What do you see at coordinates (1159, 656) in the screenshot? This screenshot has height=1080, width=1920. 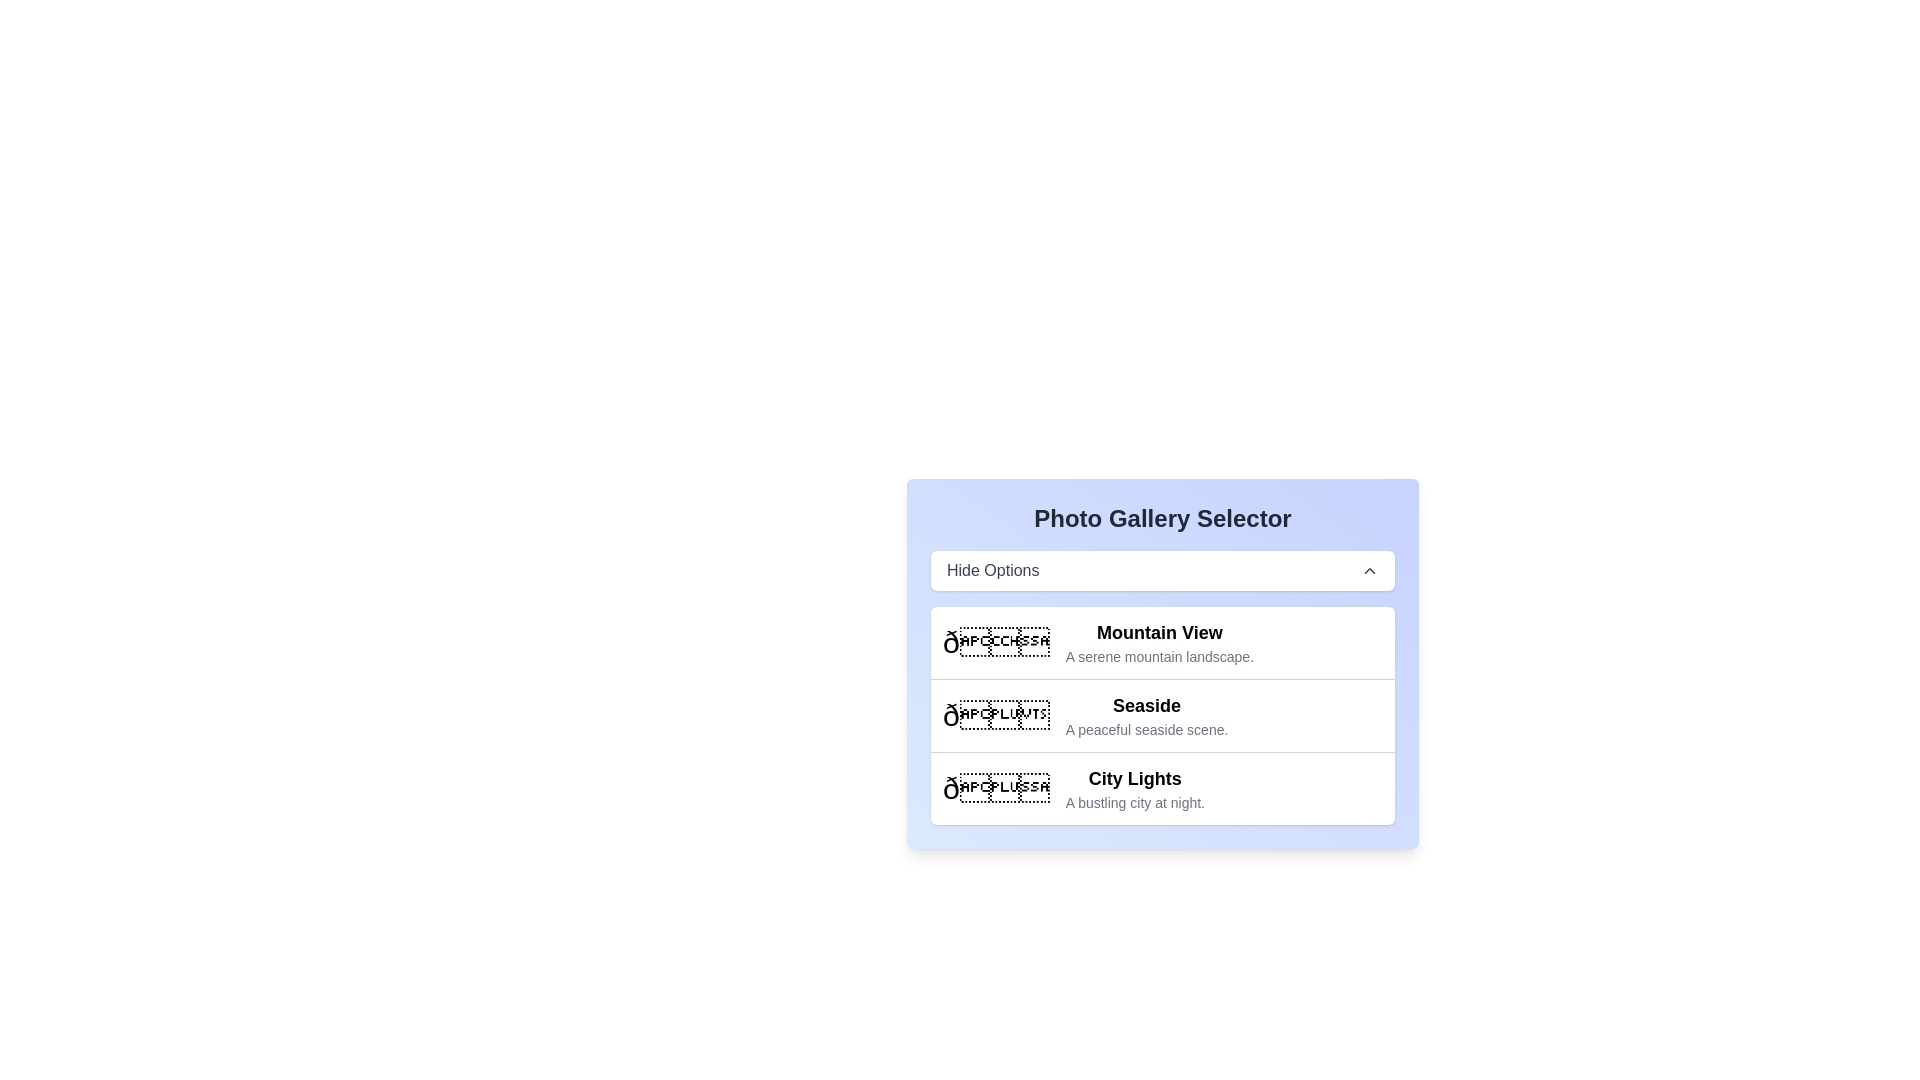 I see `descriptive text label 'A serene mountain landscape.' located below the title 'Mountain View.' in the photo gallery interface` at bounding box center [1159, 656].